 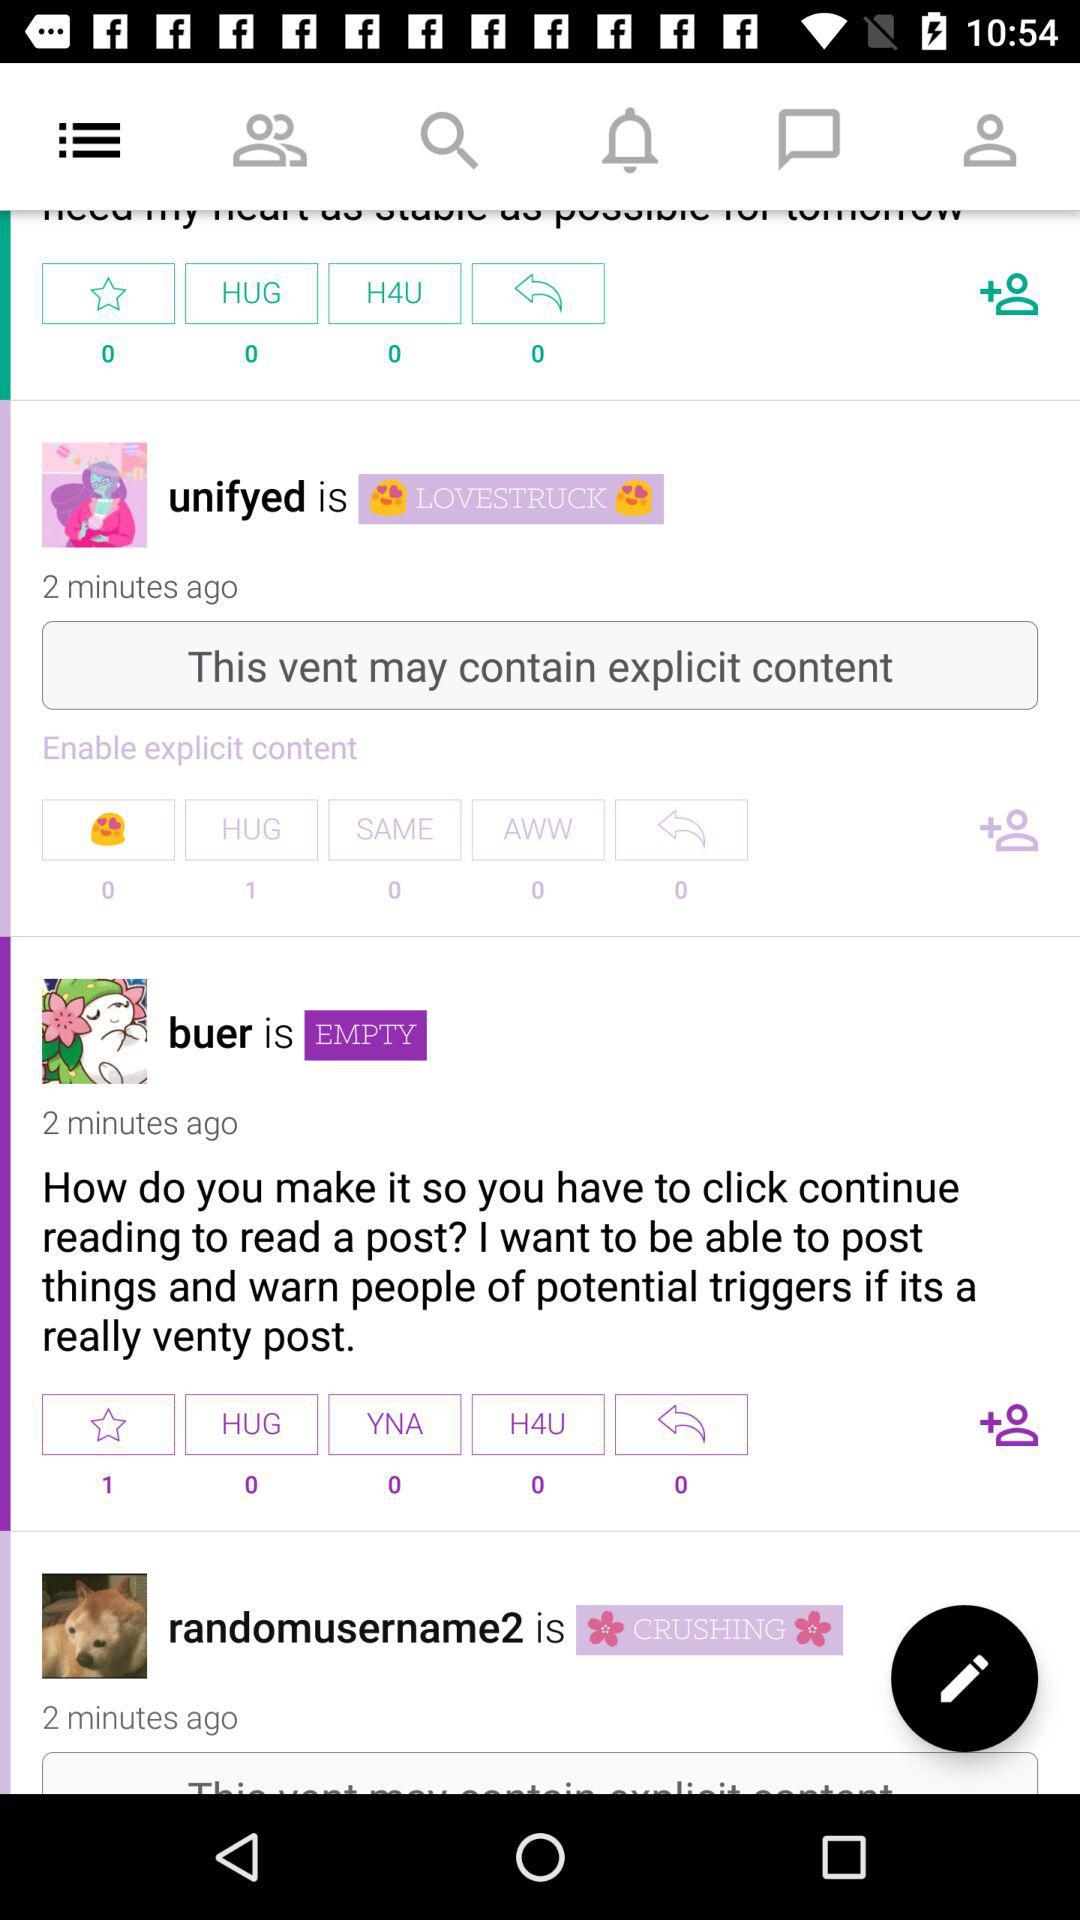 What do you see at coordinates (680, 829) in the screenshot?
I see `reply to post` at bounding box center [680, 829].